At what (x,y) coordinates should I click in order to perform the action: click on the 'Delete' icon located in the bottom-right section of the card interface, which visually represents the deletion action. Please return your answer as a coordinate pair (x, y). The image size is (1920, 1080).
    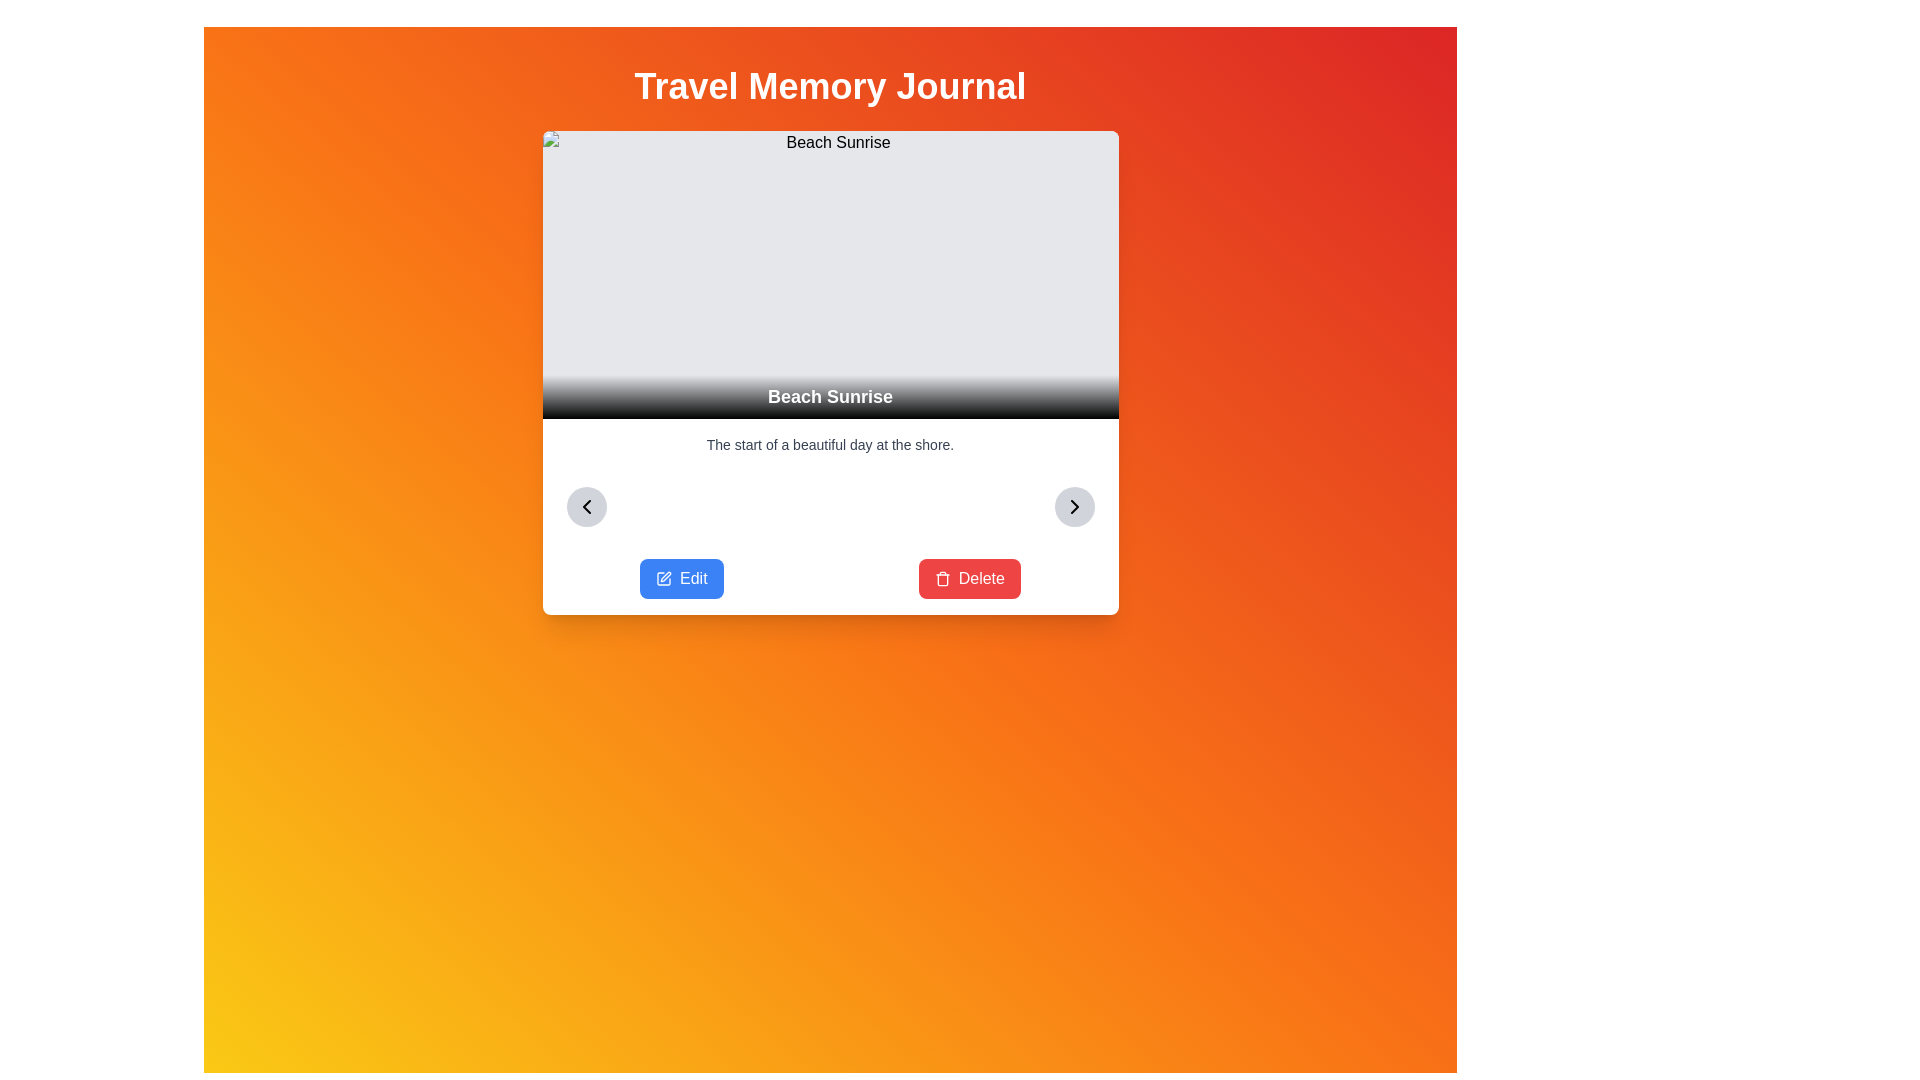
    Looking at the image, I should click on (941, 578).